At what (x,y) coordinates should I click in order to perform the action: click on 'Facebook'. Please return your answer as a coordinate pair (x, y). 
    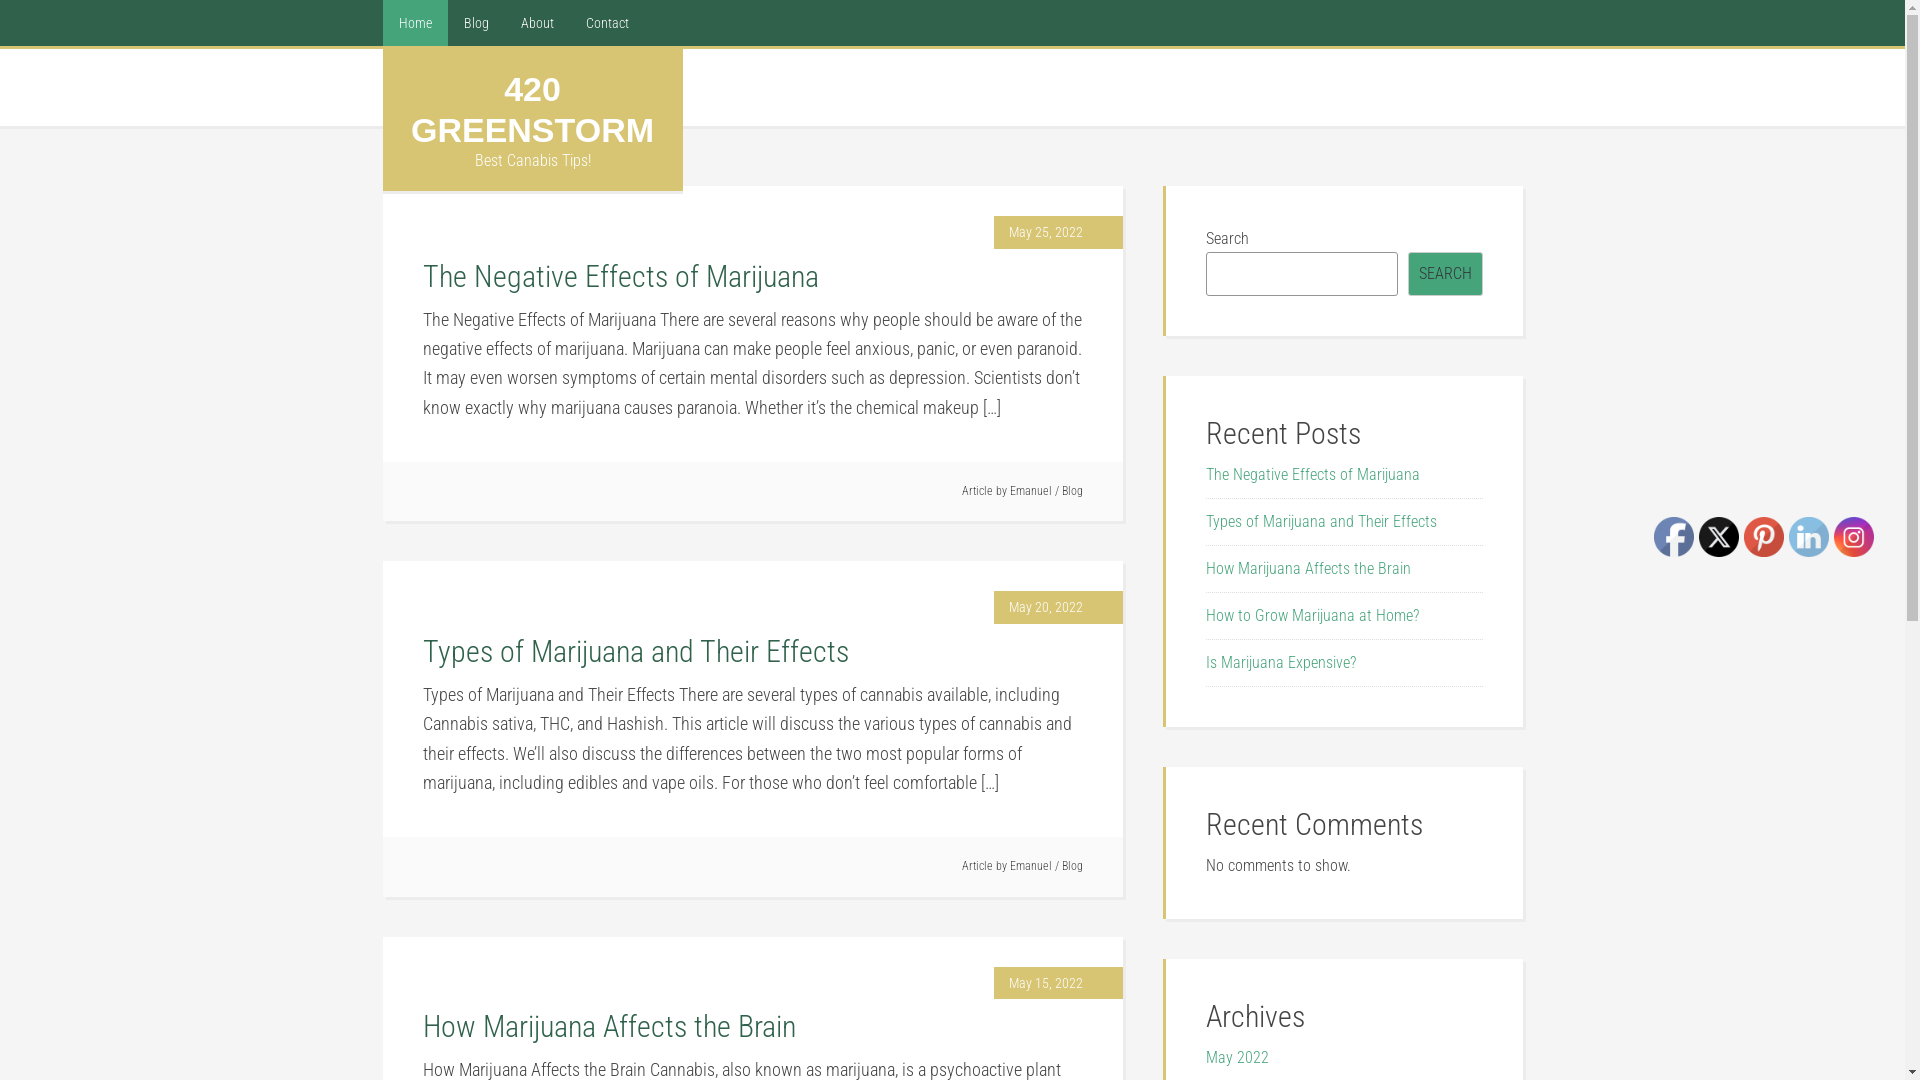
    Looking at the image, I should click on (1654, 535).